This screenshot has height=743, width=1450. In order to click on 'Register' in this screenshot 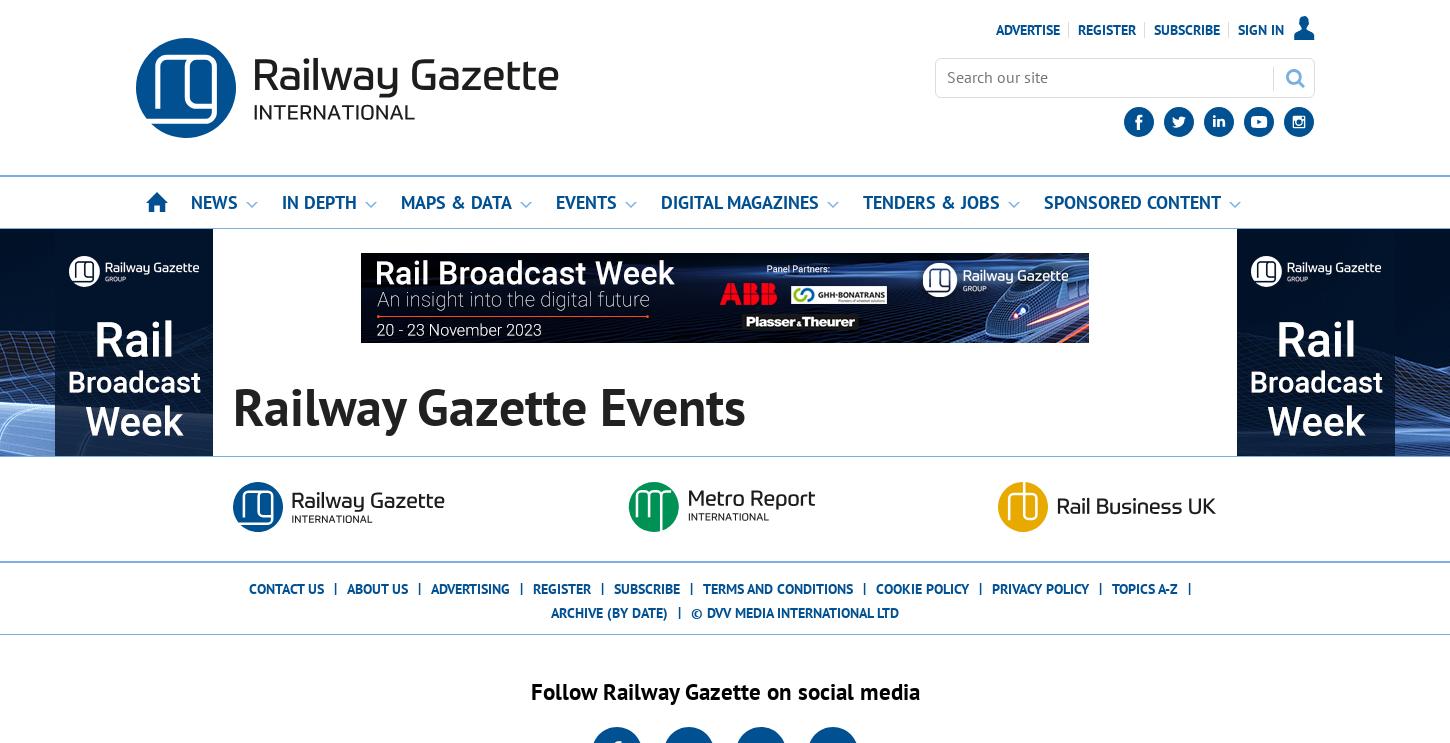, I will do `click(562, 588)`.